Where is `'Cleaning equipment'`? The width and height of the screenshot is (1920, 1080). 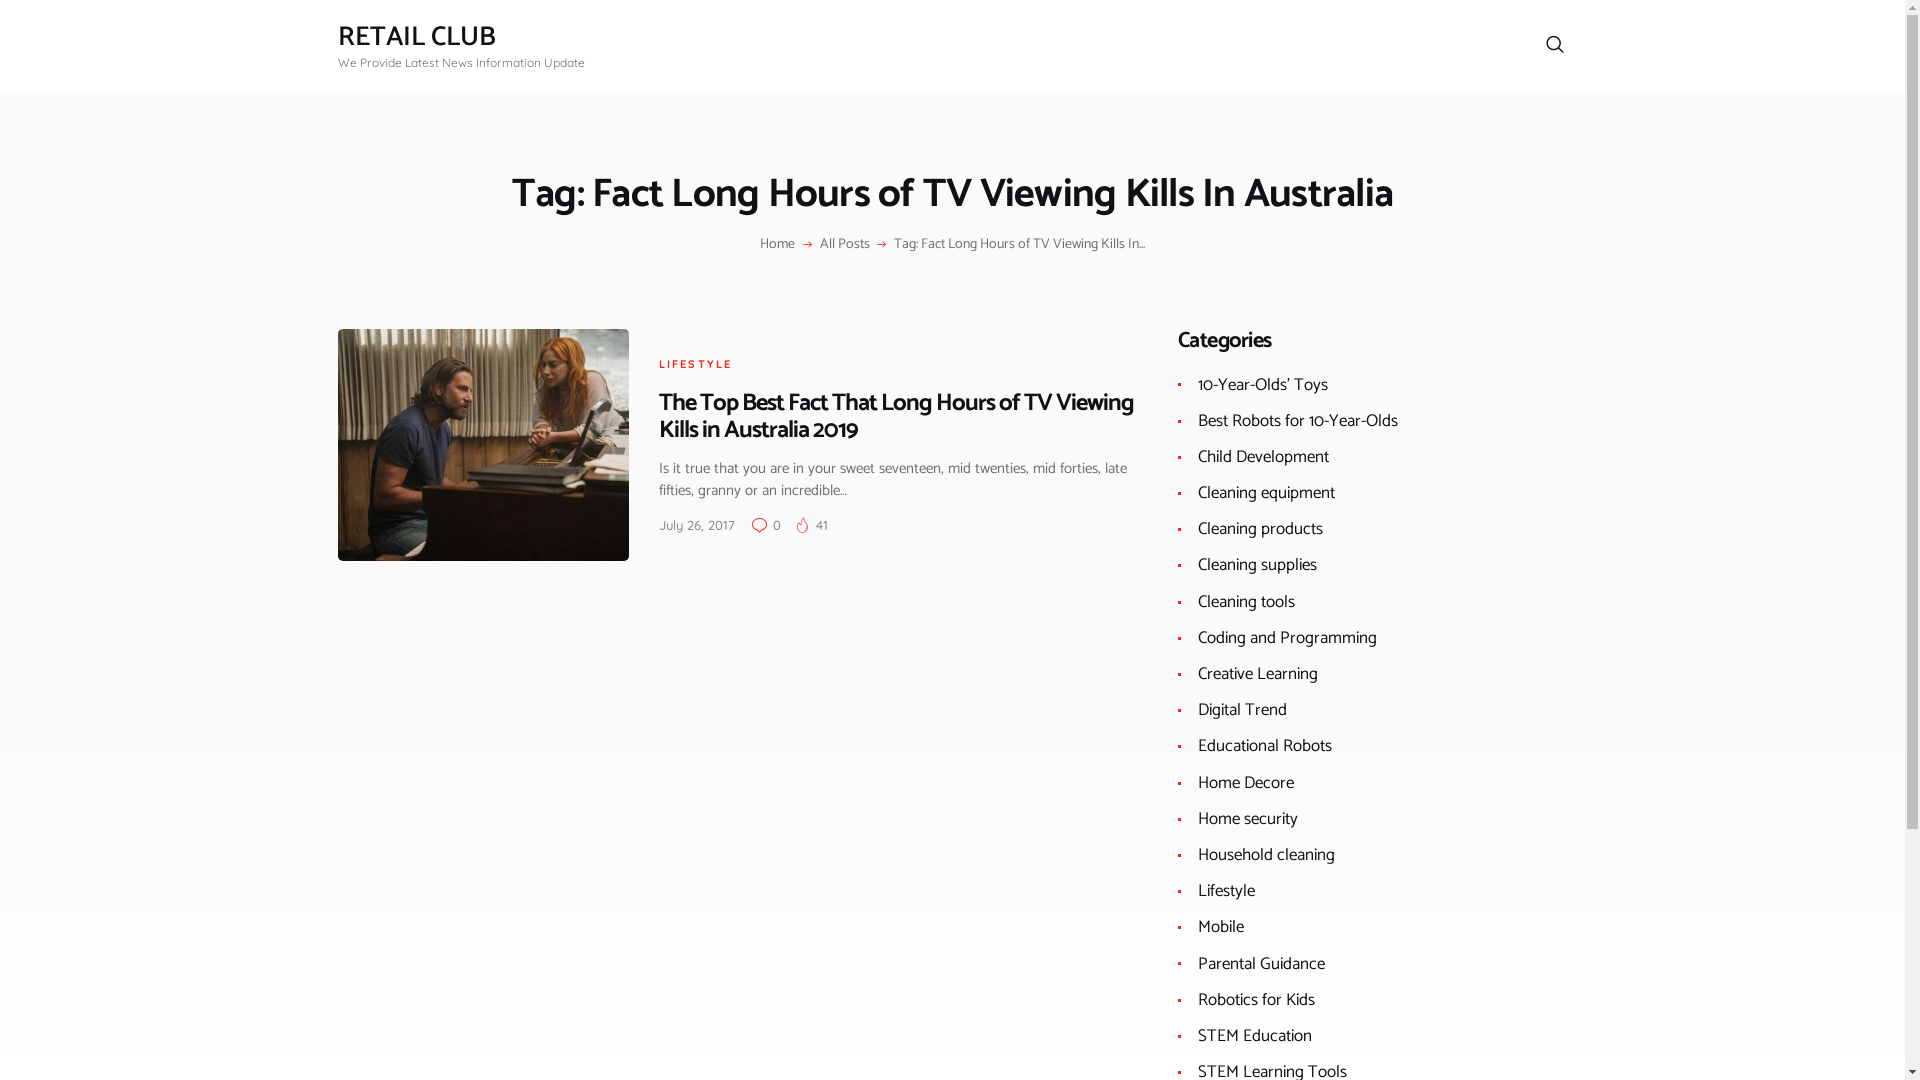 'Cleaning equipment' is located at coordinates (1265, 493).